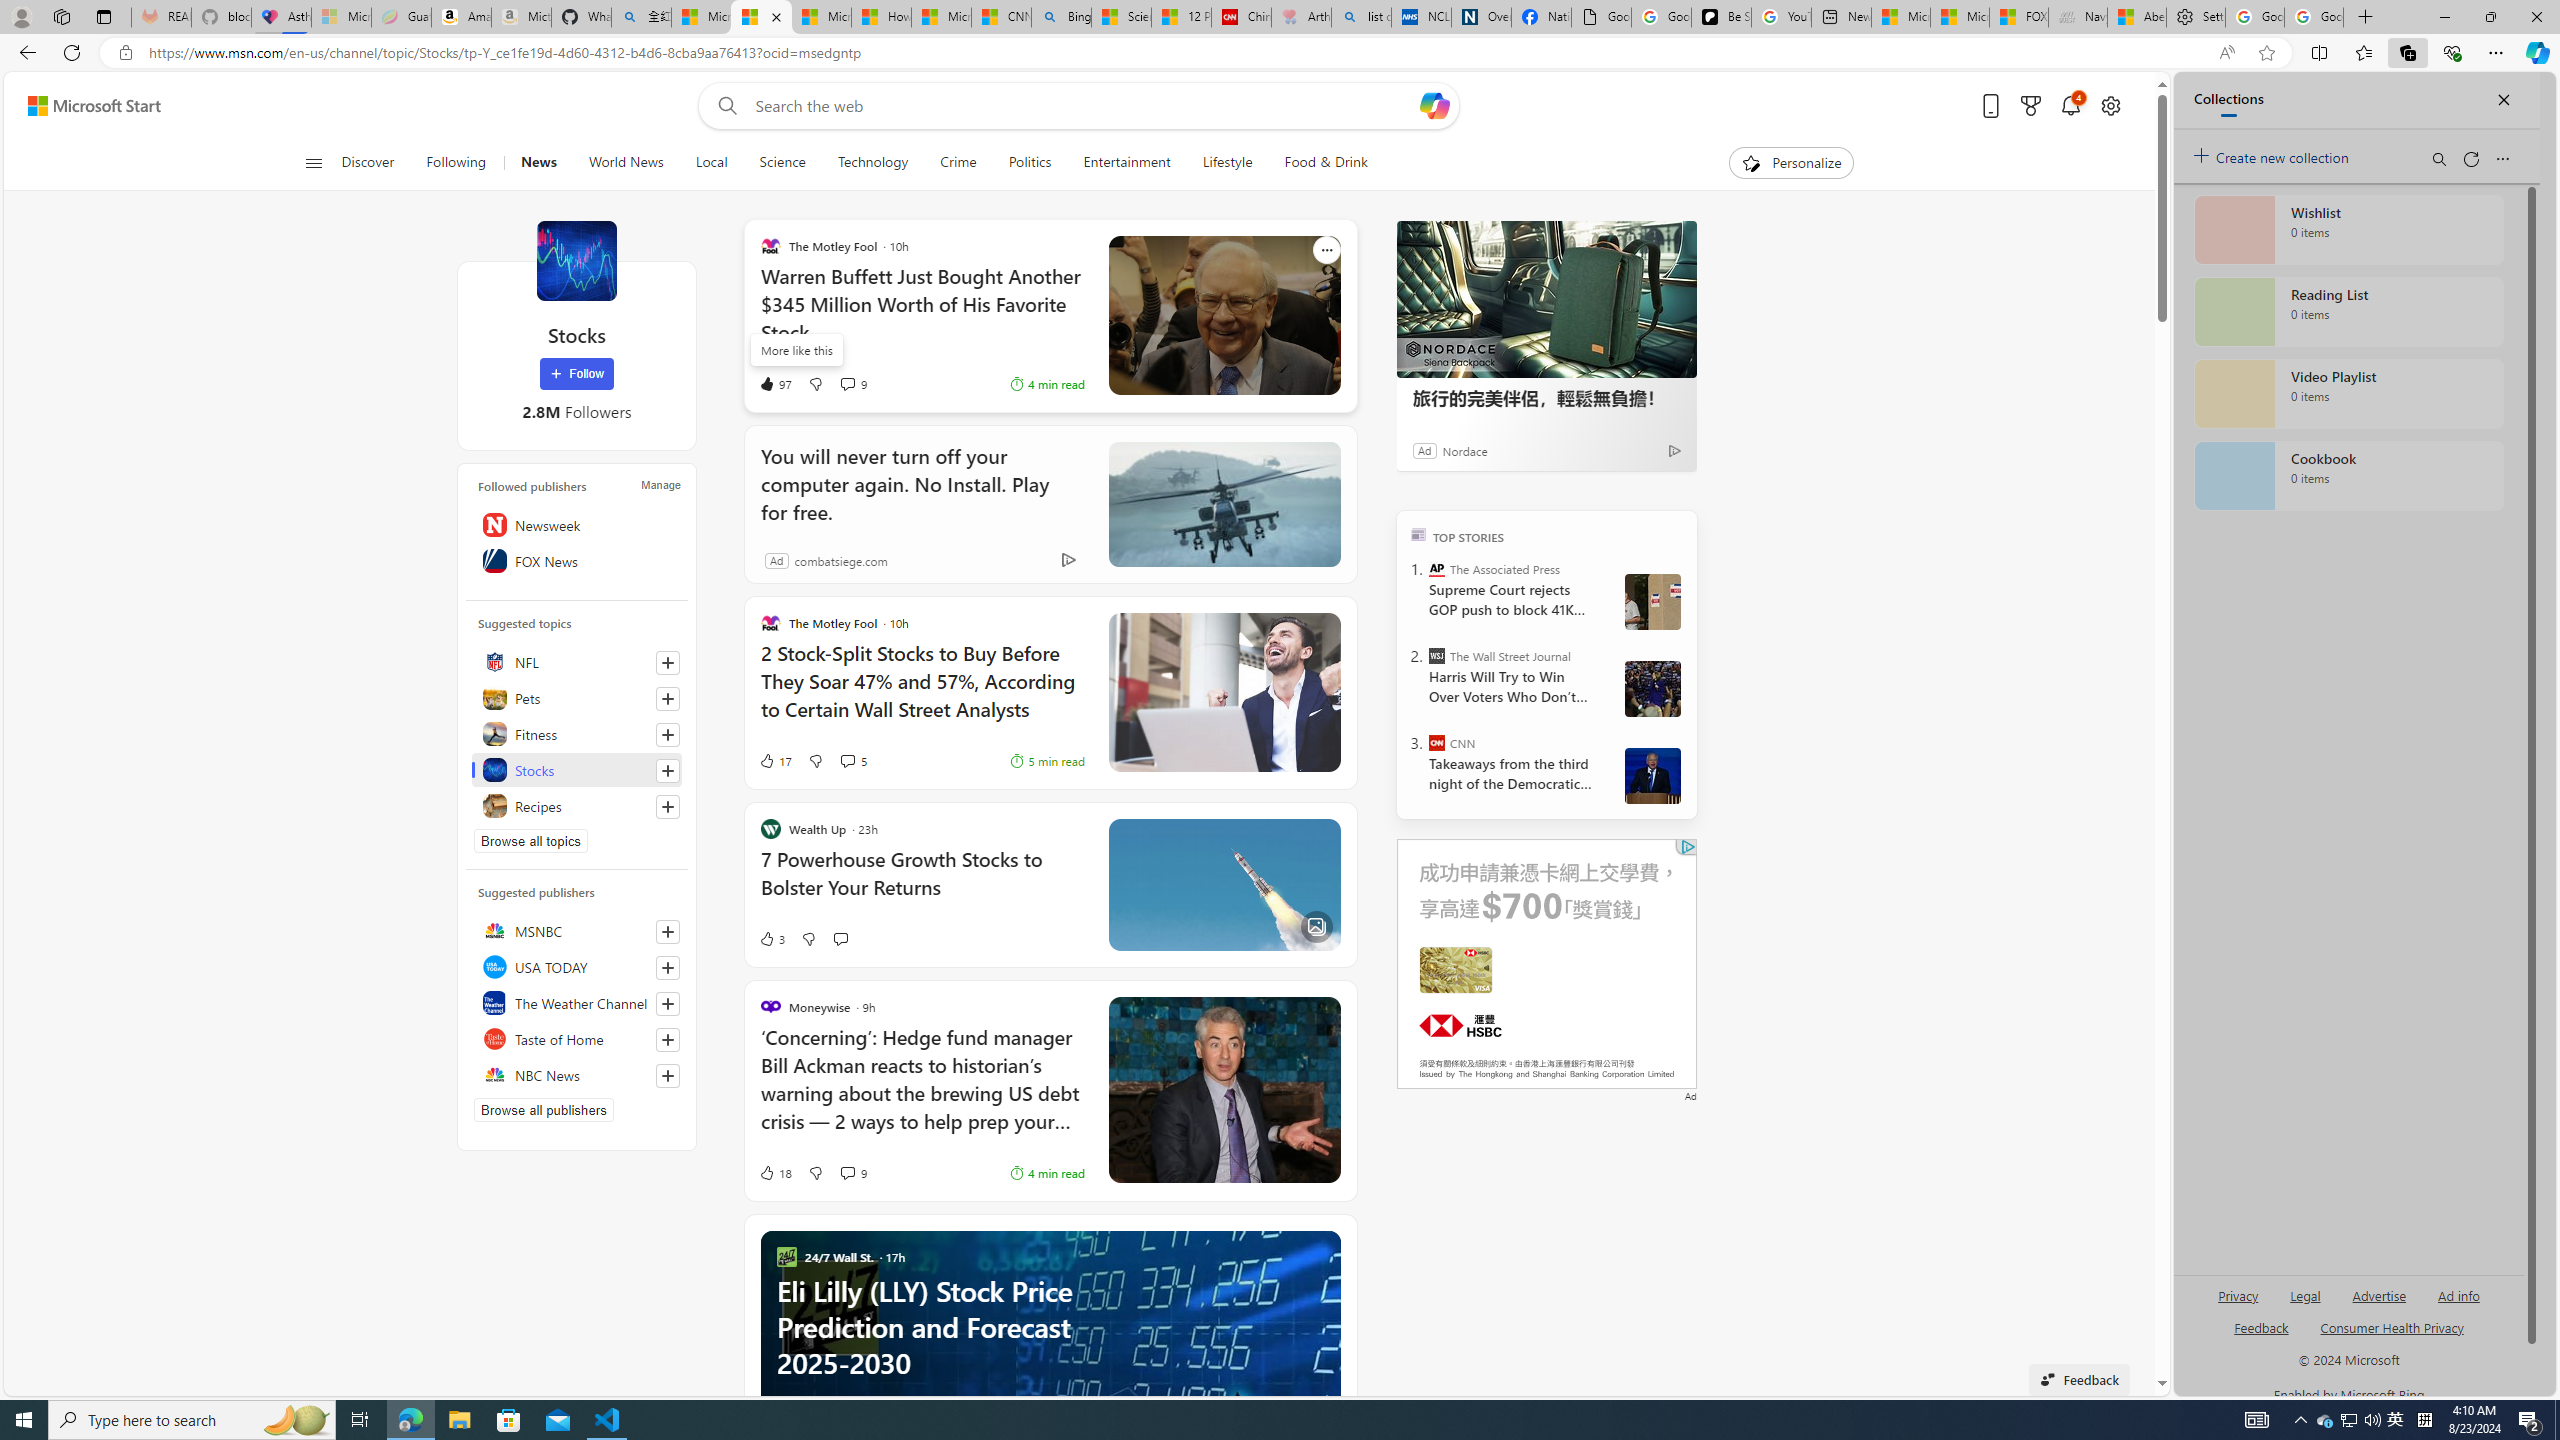  Describe the element at coordinates (575, 1002) in the screenshot. I see `'The Weather Channel'` at that location.